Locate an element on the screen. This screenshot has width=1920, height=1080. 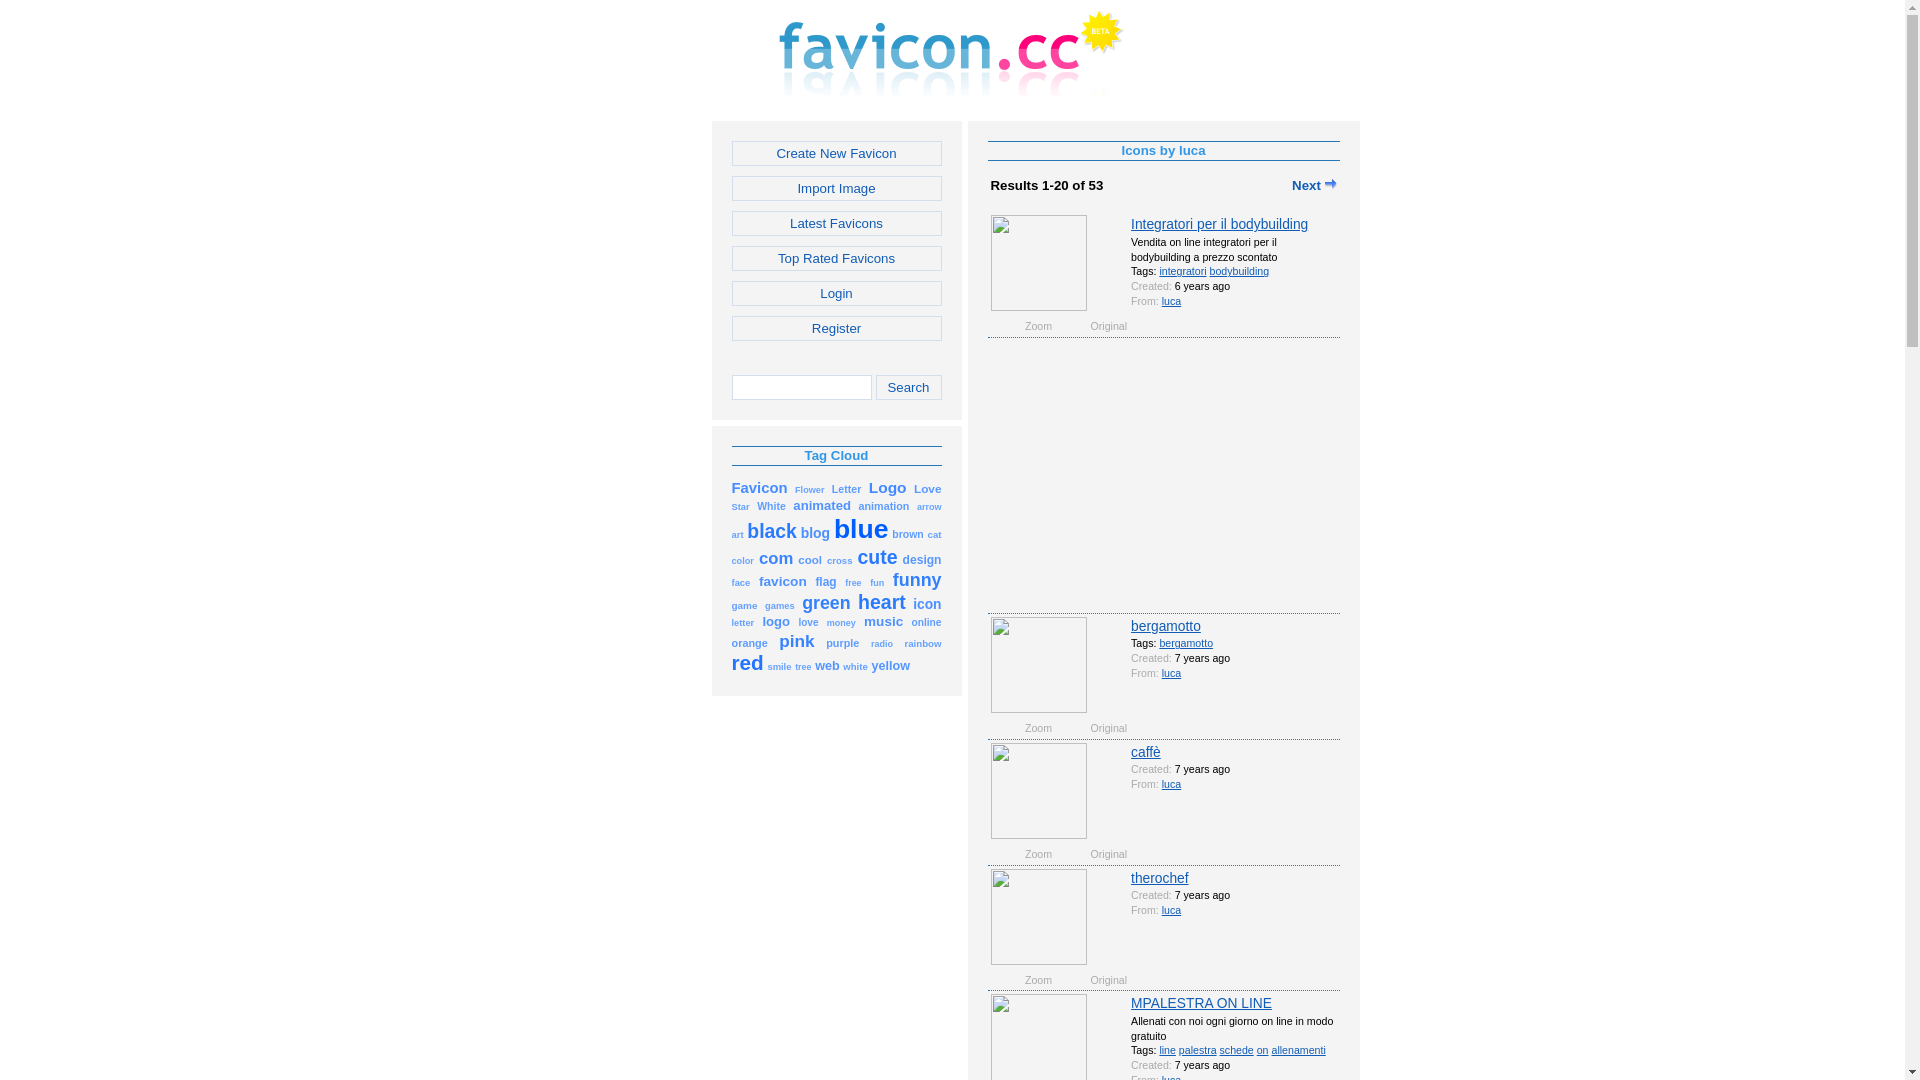
'blog' is located at coordinates (815, 532).